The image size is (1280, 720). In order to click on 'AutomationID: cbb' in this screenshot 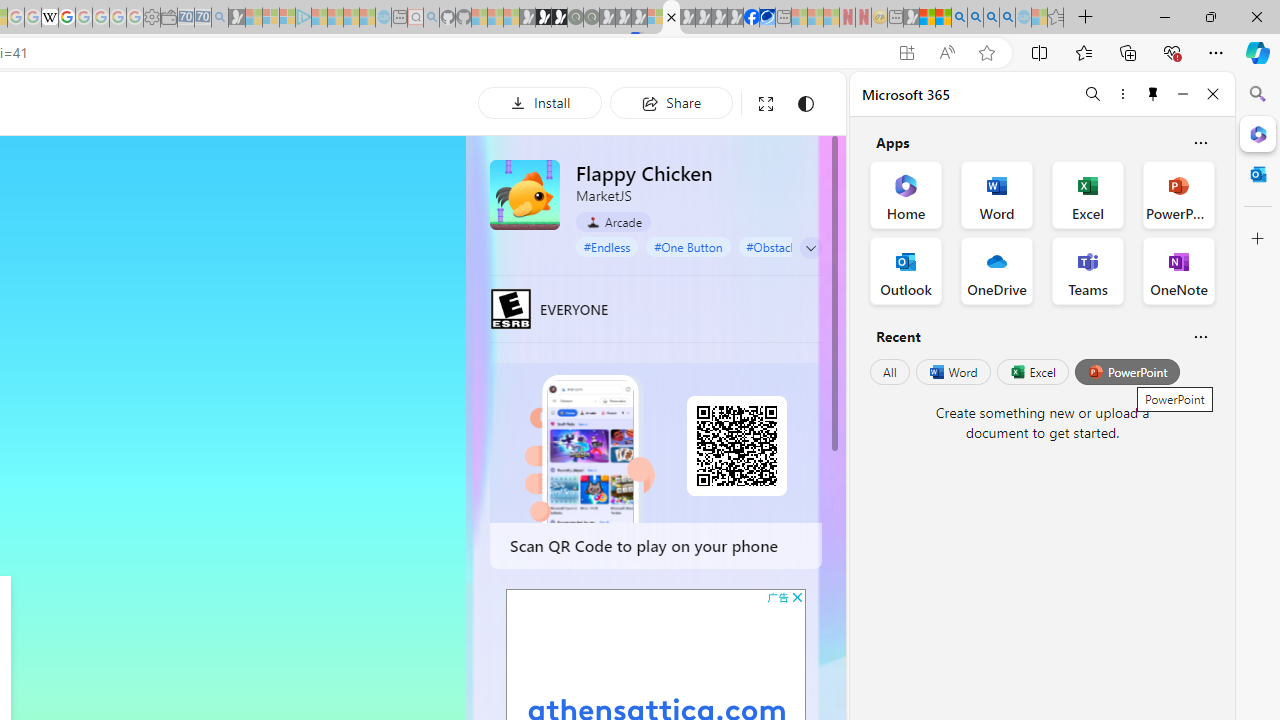, I will do `click(796, 596)`.